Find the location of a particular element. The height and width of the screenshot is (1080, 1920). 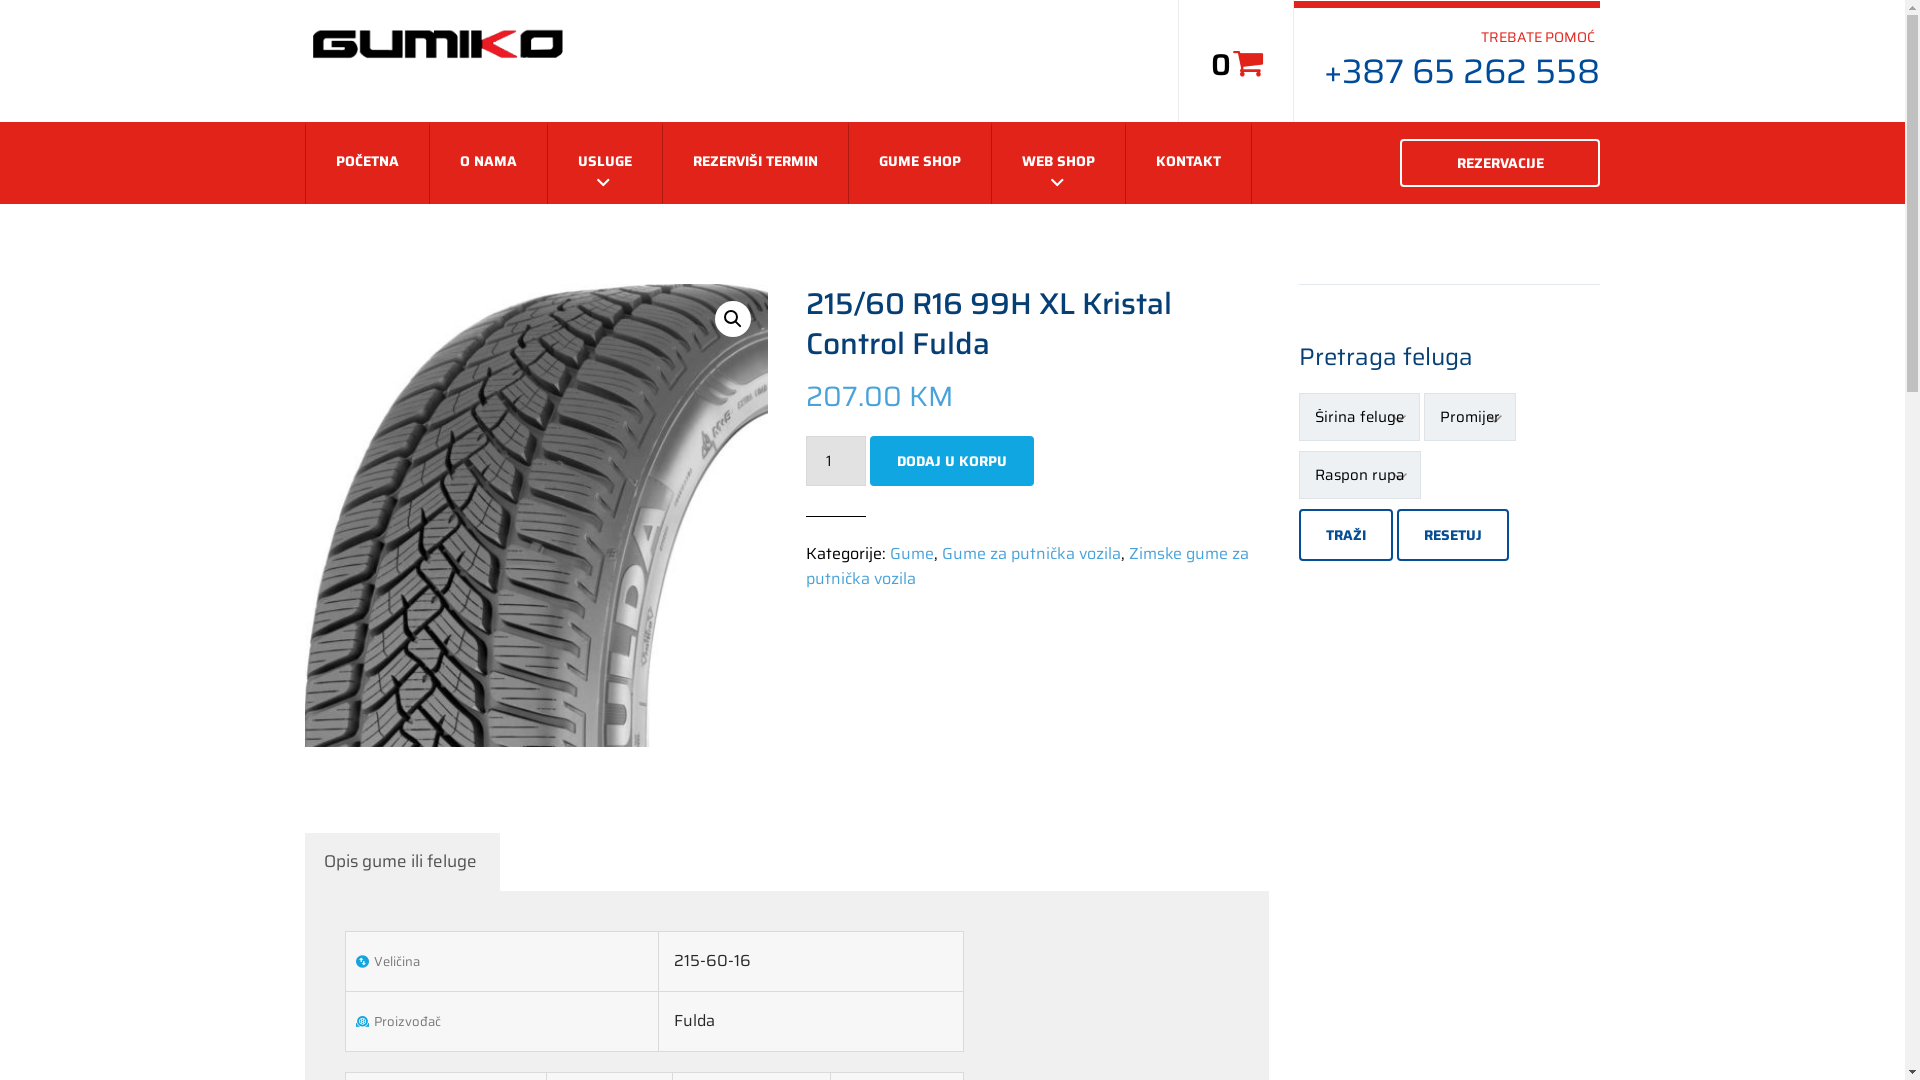

'GUME SHOP' is located at coordinates (918, 161).